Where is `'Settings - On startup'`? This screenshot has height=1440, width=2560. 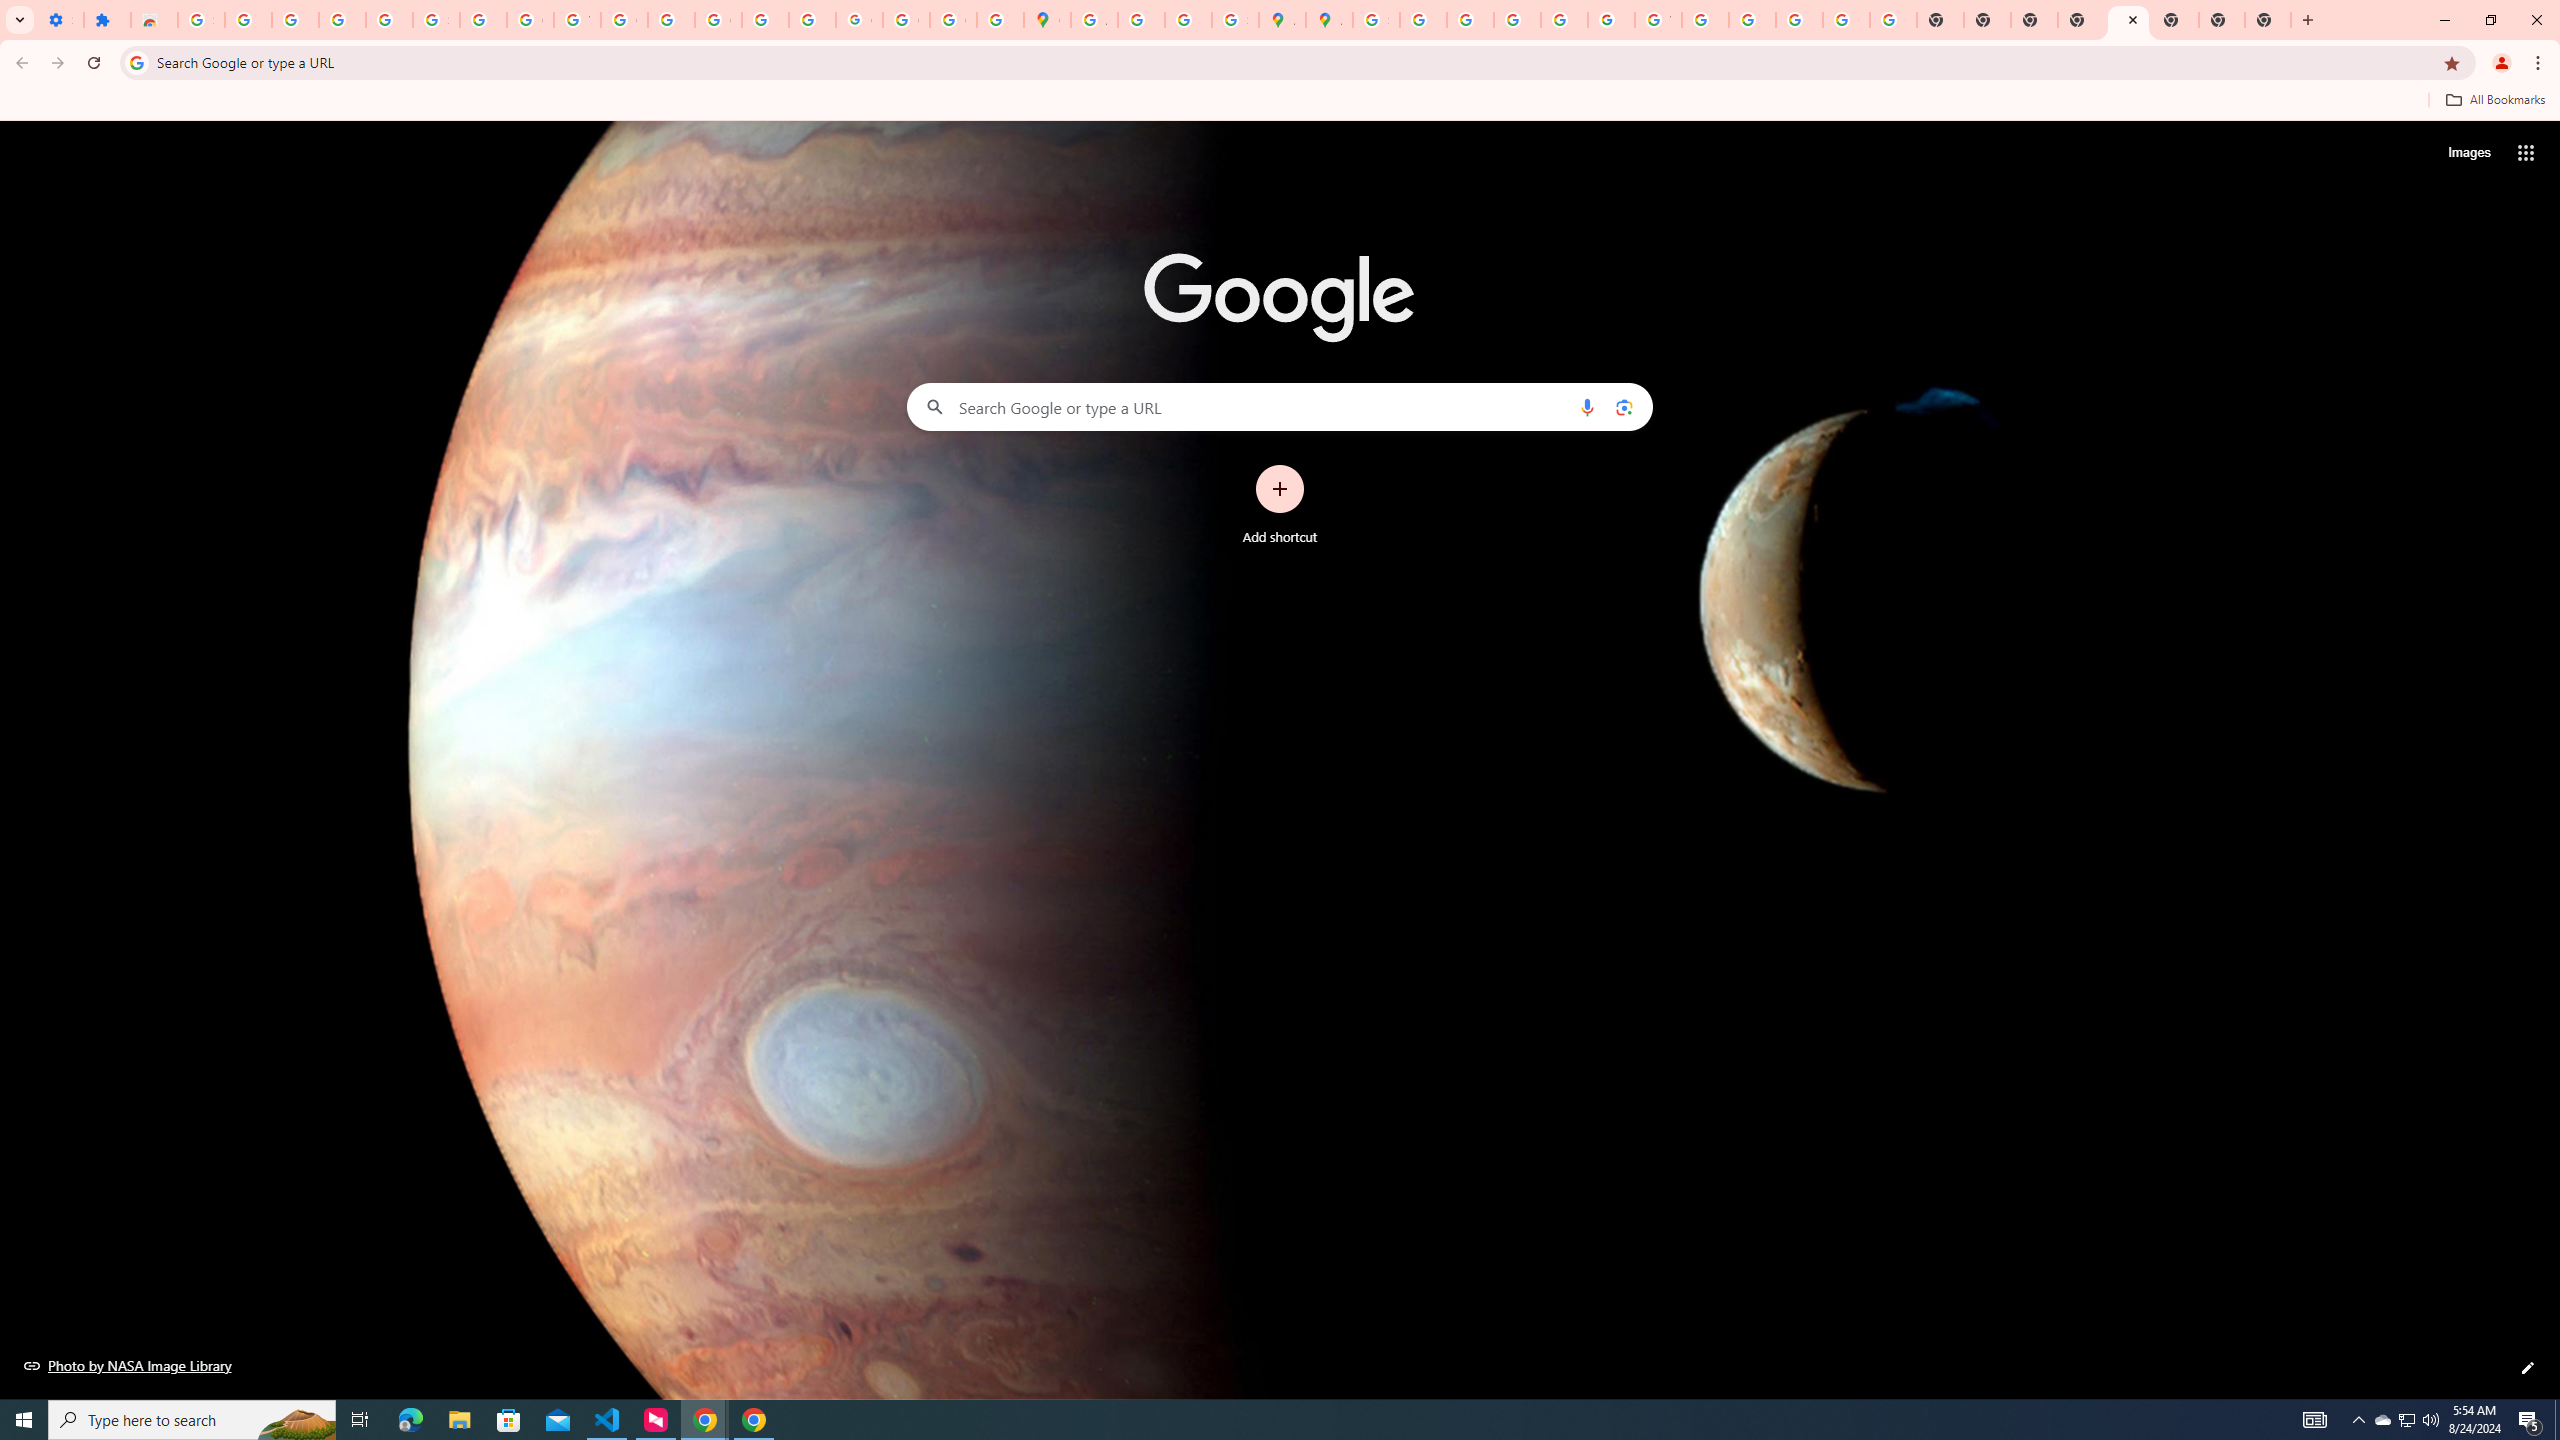 'Settings - On startup' is located at coordinates (60, 19).